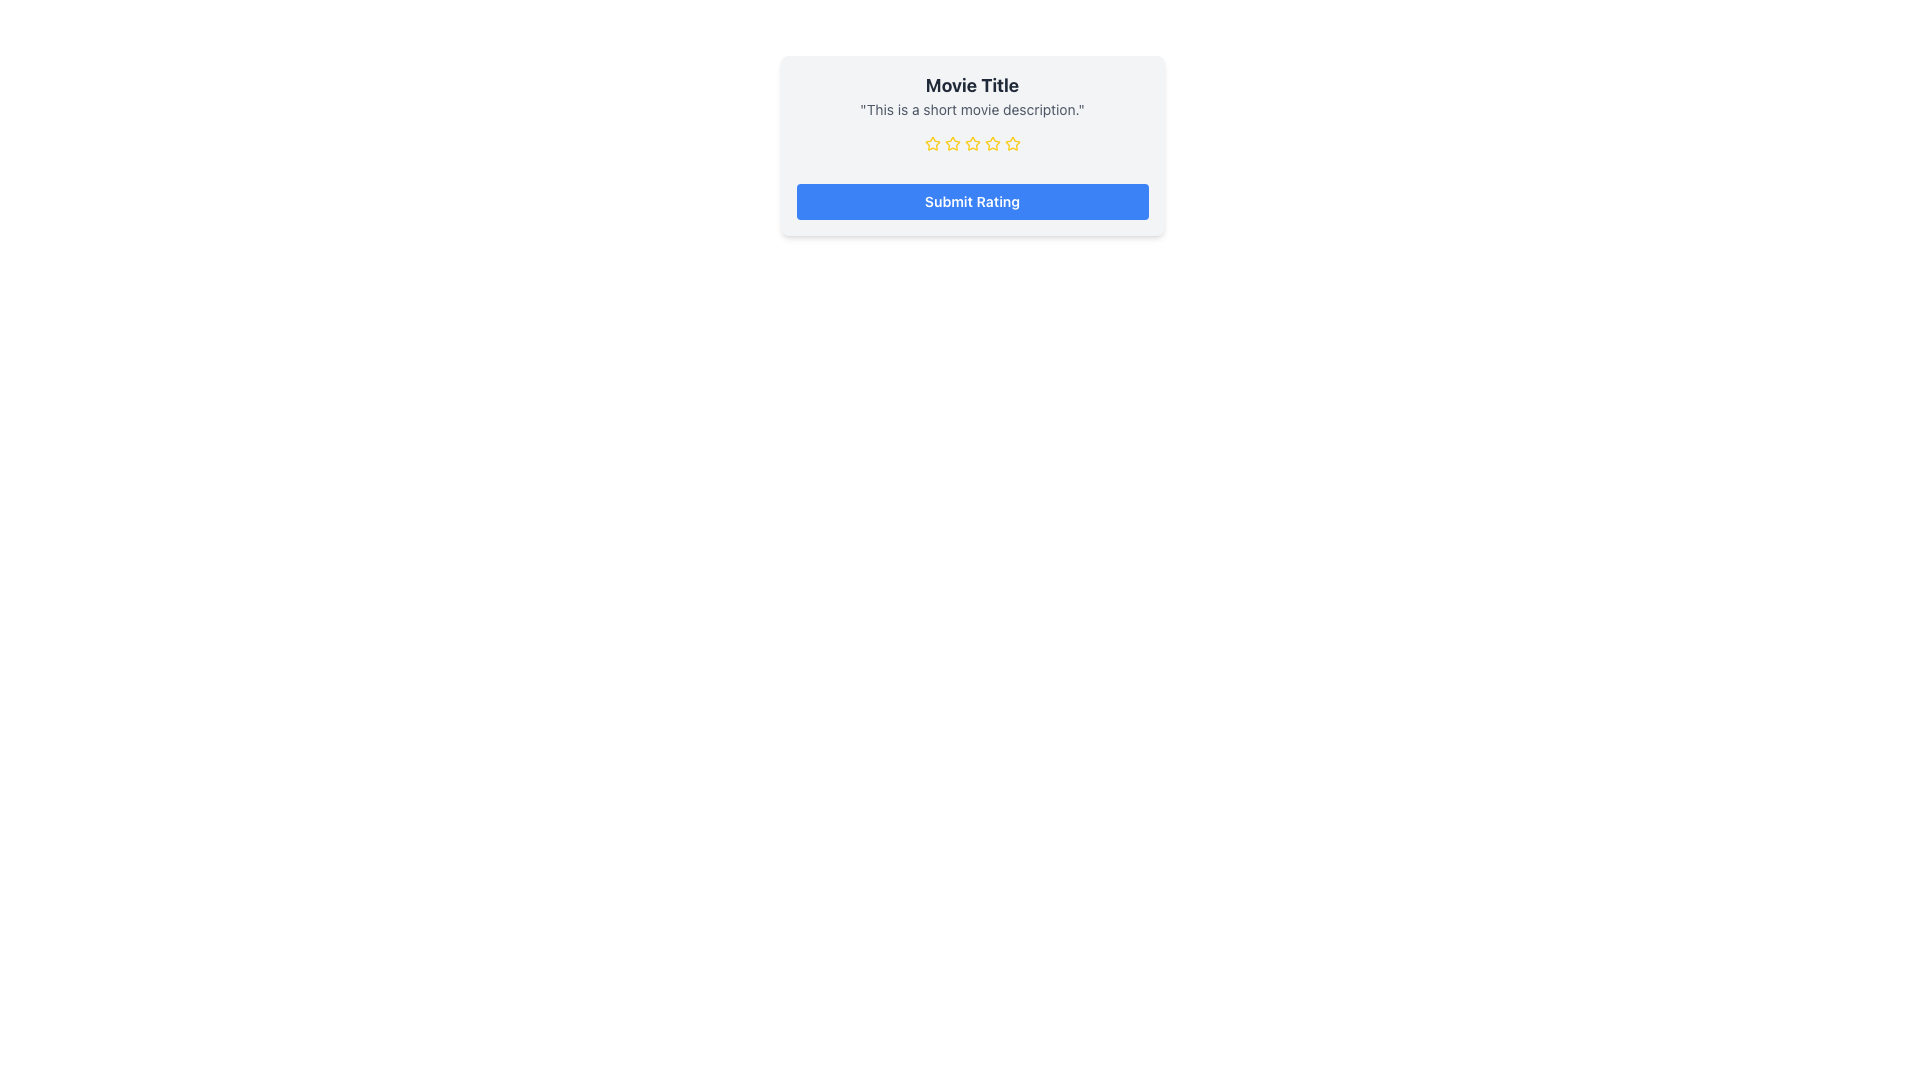 Image resolution: width=1920 pixels, height=1080 pixels. Describe the element at coordinates (951, 142) in the screenshot. I see `the second star in the row of five rating stars` at that location.